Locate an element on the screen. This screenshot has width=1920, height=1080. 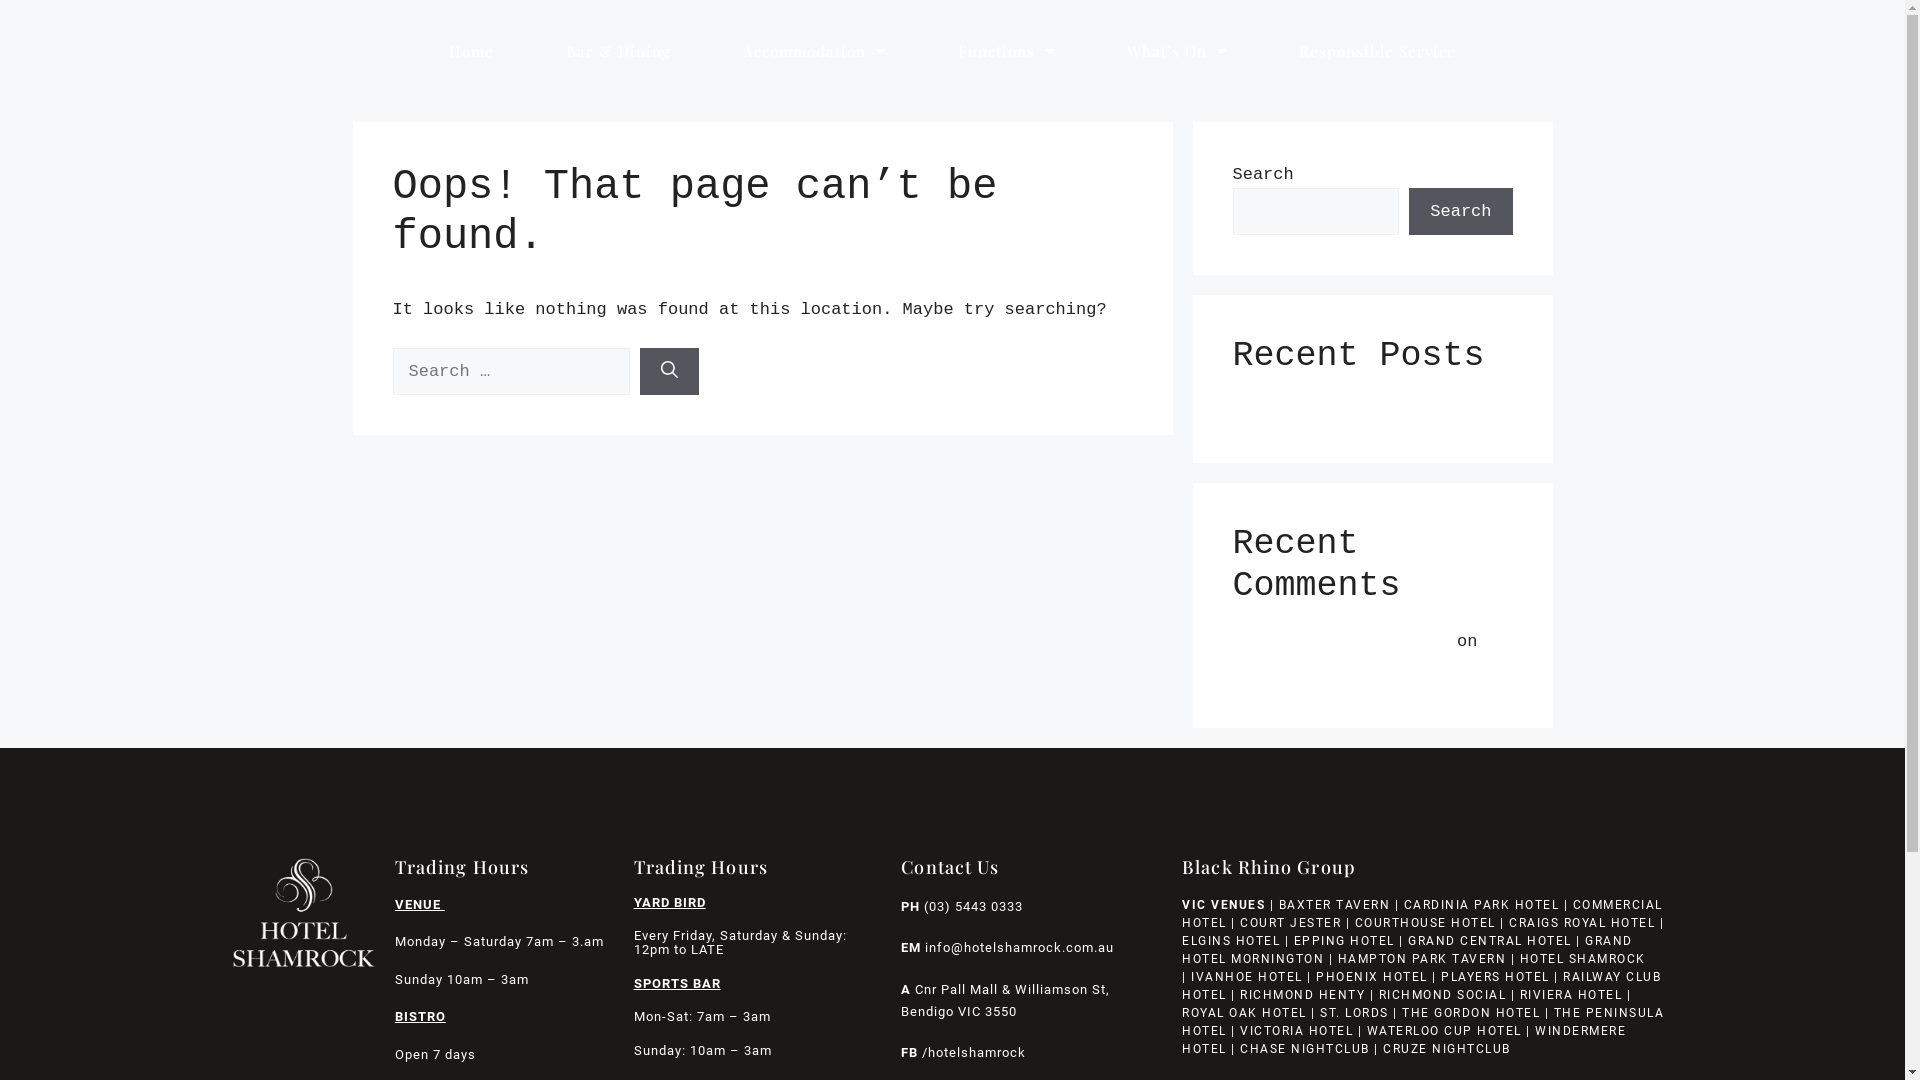
'Responsible Service' is located at coordinates (1261, 49).